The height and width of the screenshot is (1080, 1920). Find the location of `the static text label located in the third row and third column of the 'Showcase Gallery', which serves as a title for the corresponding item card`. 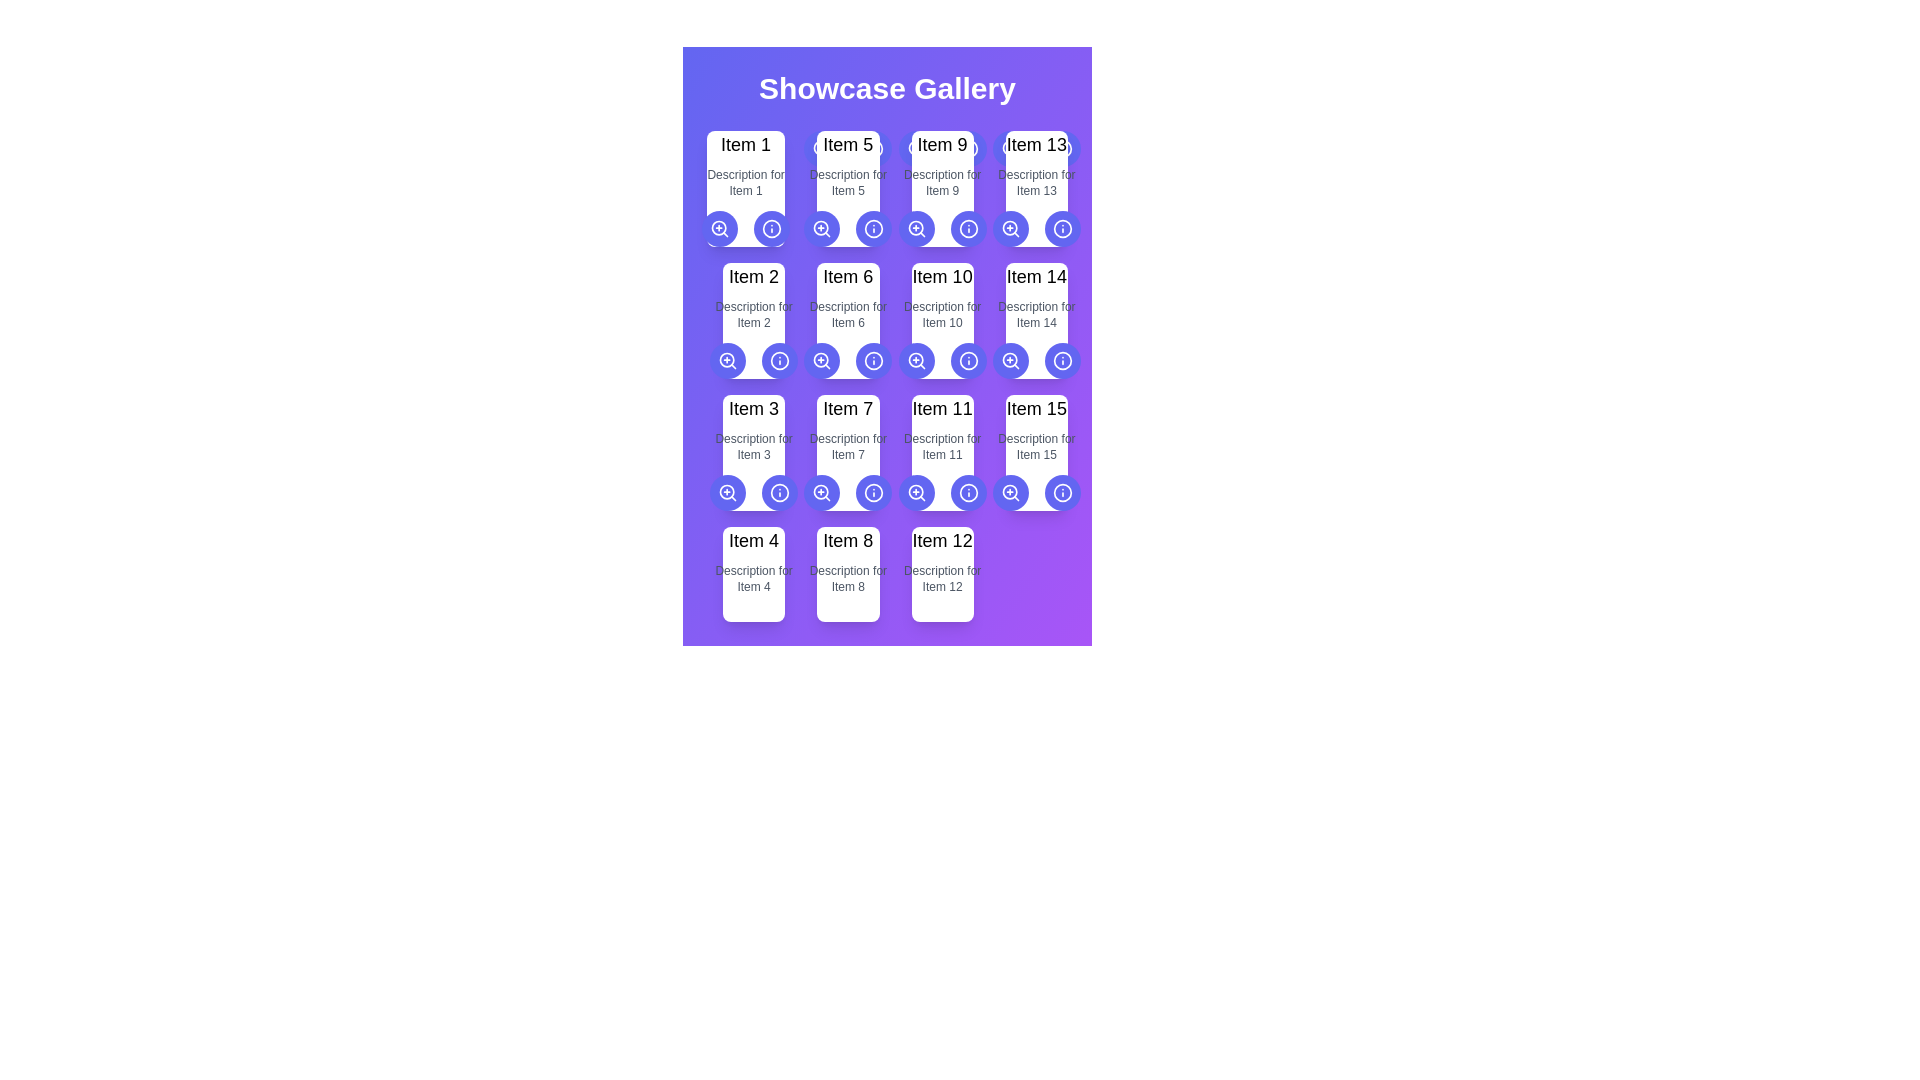

the static text label located in the third row and third column of the 'Showcase Gallery', which serves as a title for the corresponding item card is located at coordinates (941, 407).